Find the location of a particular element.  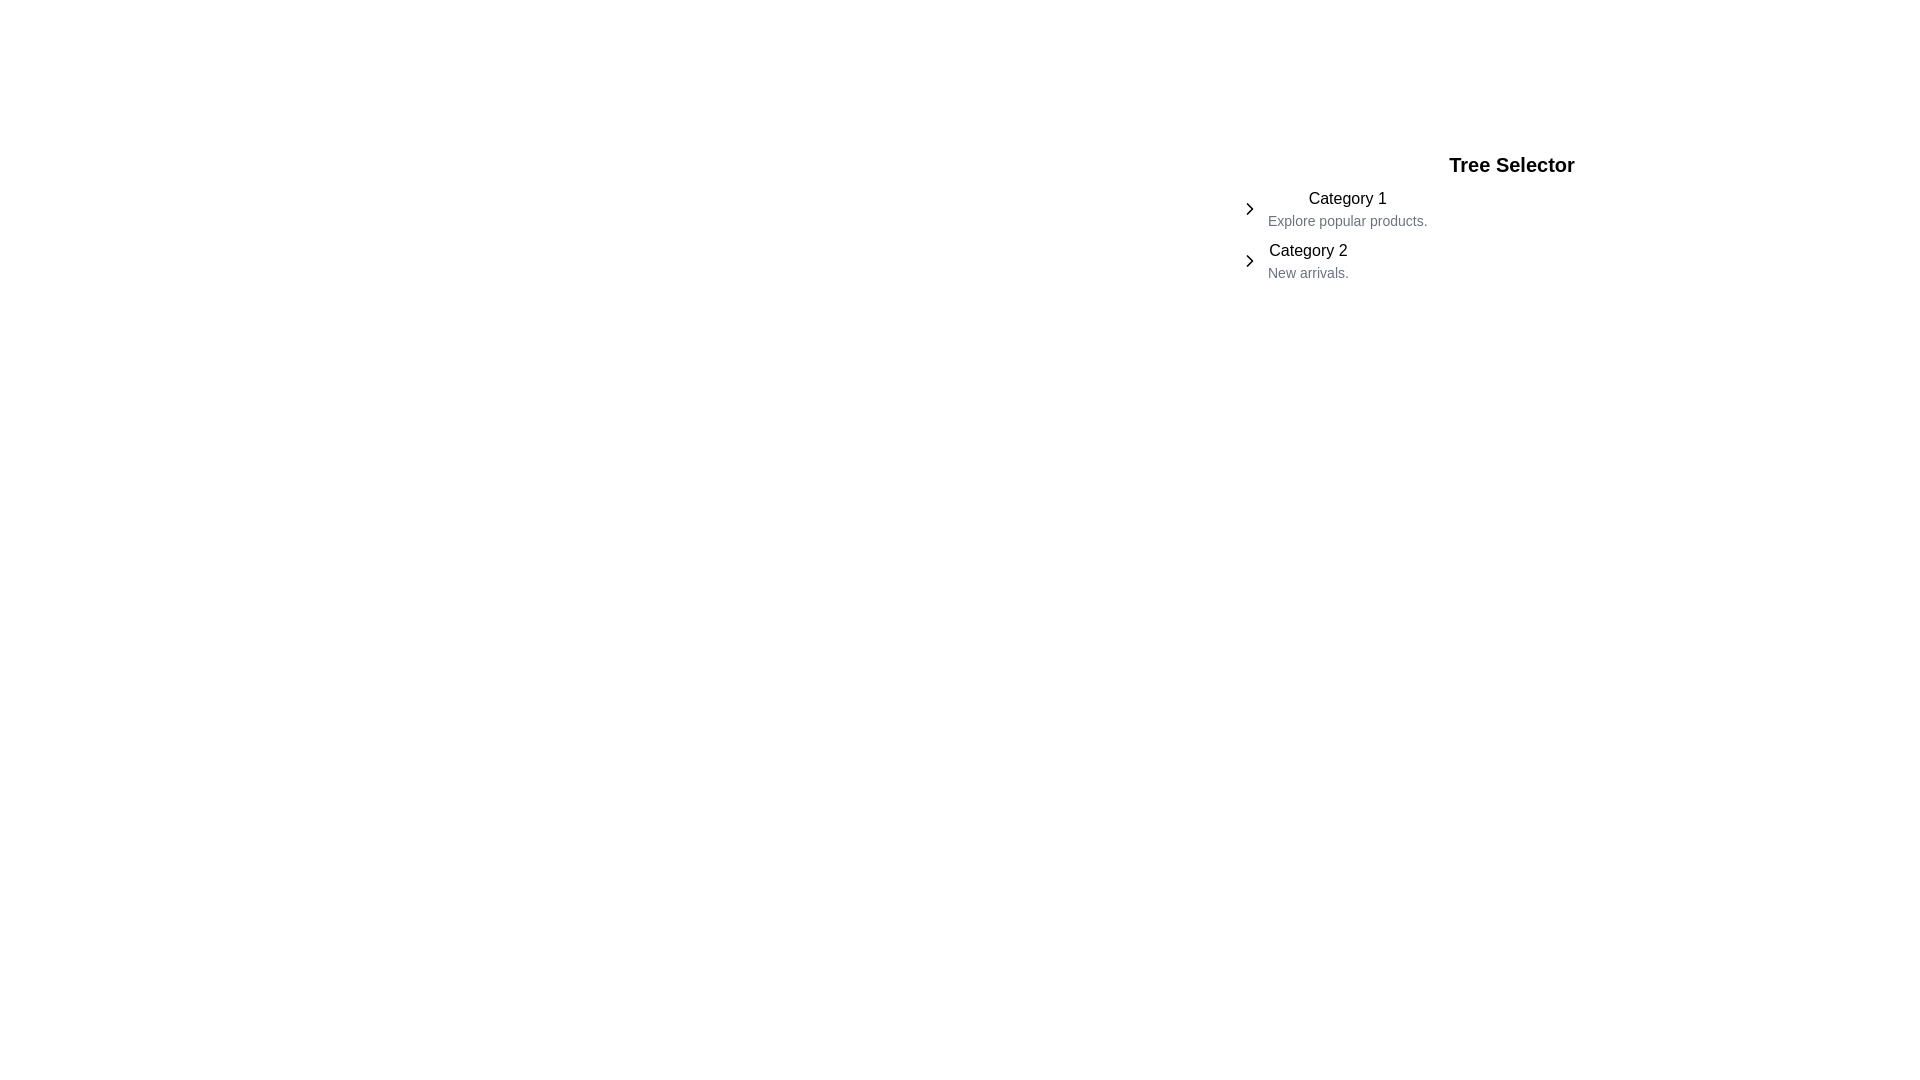

the Chevron icon located to the left of the 'Category 2' text is located at coordinates (1248, 260).